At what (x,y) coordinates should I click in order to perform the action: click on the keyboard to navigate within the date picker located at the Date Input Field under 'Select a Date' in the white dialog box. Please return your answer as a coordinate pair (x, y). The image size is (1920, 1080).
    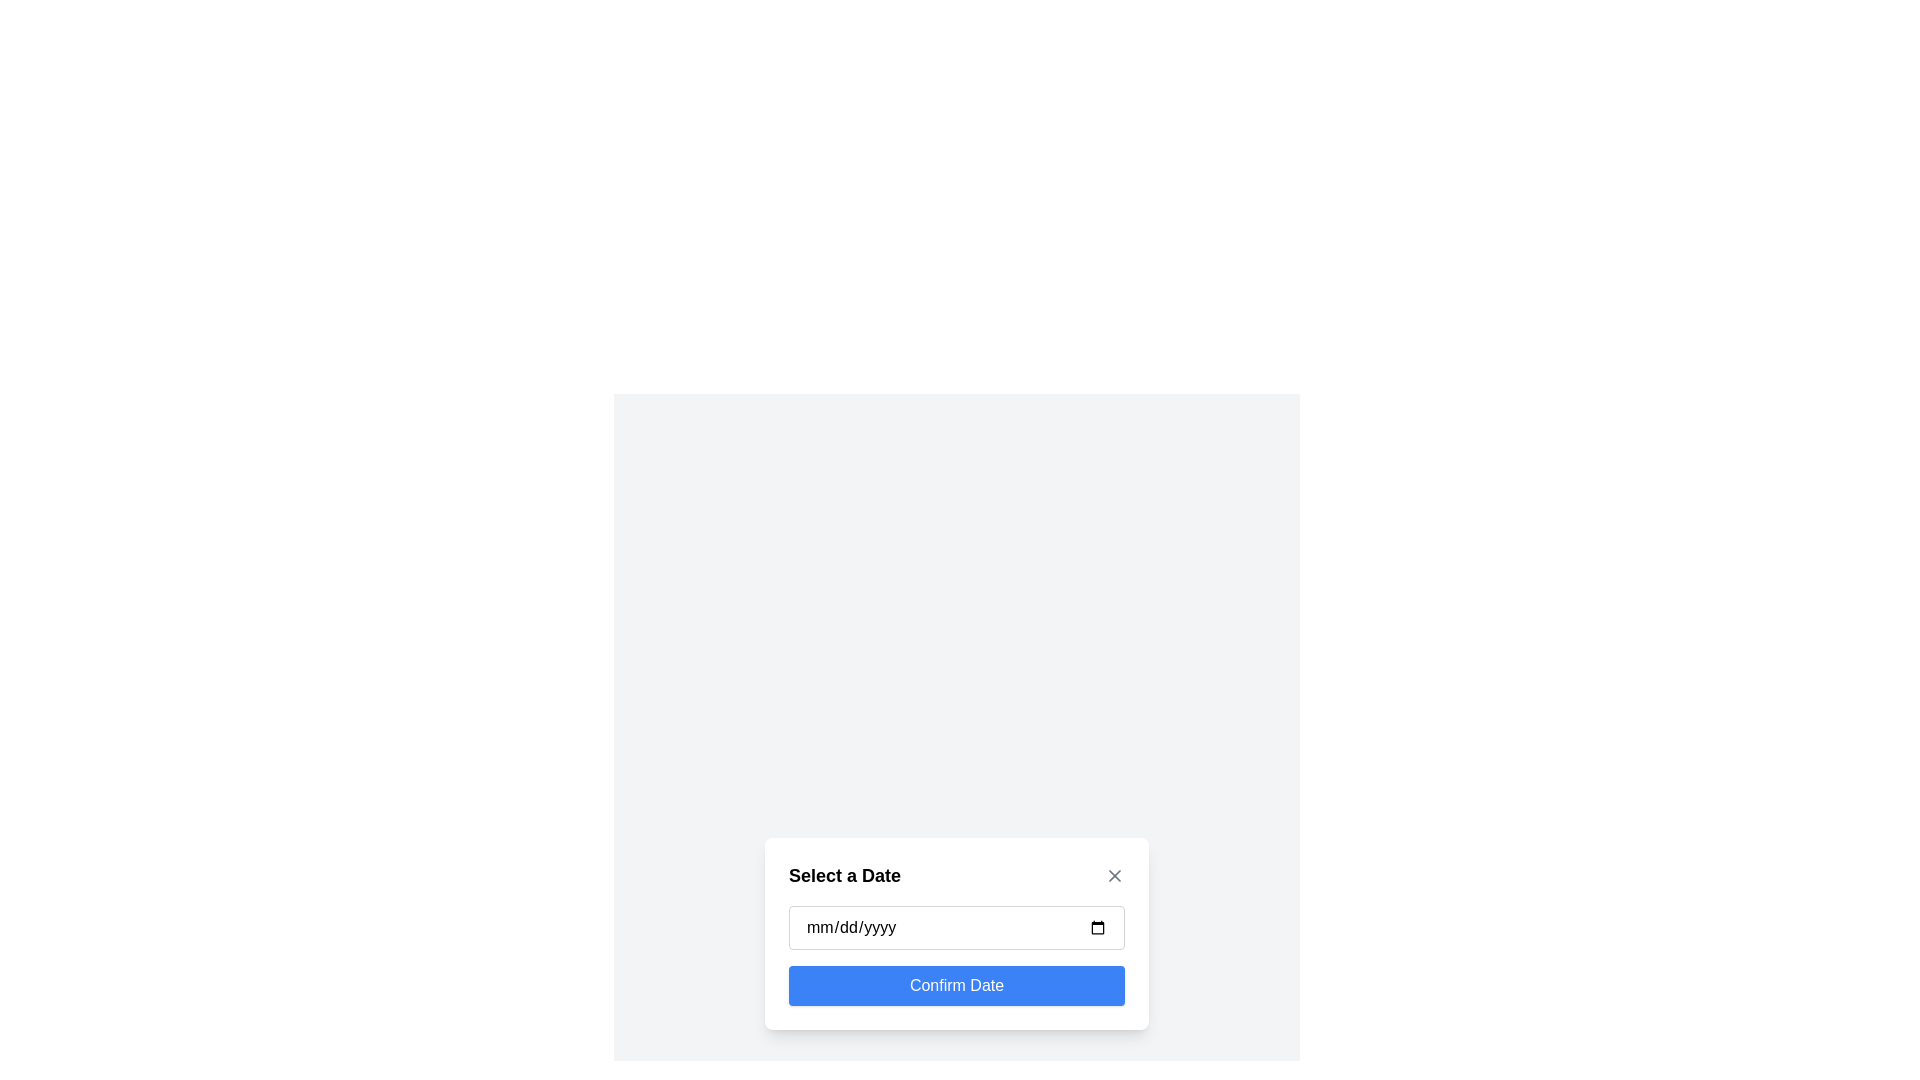
    Looking at the image, I should click on (955, 928).